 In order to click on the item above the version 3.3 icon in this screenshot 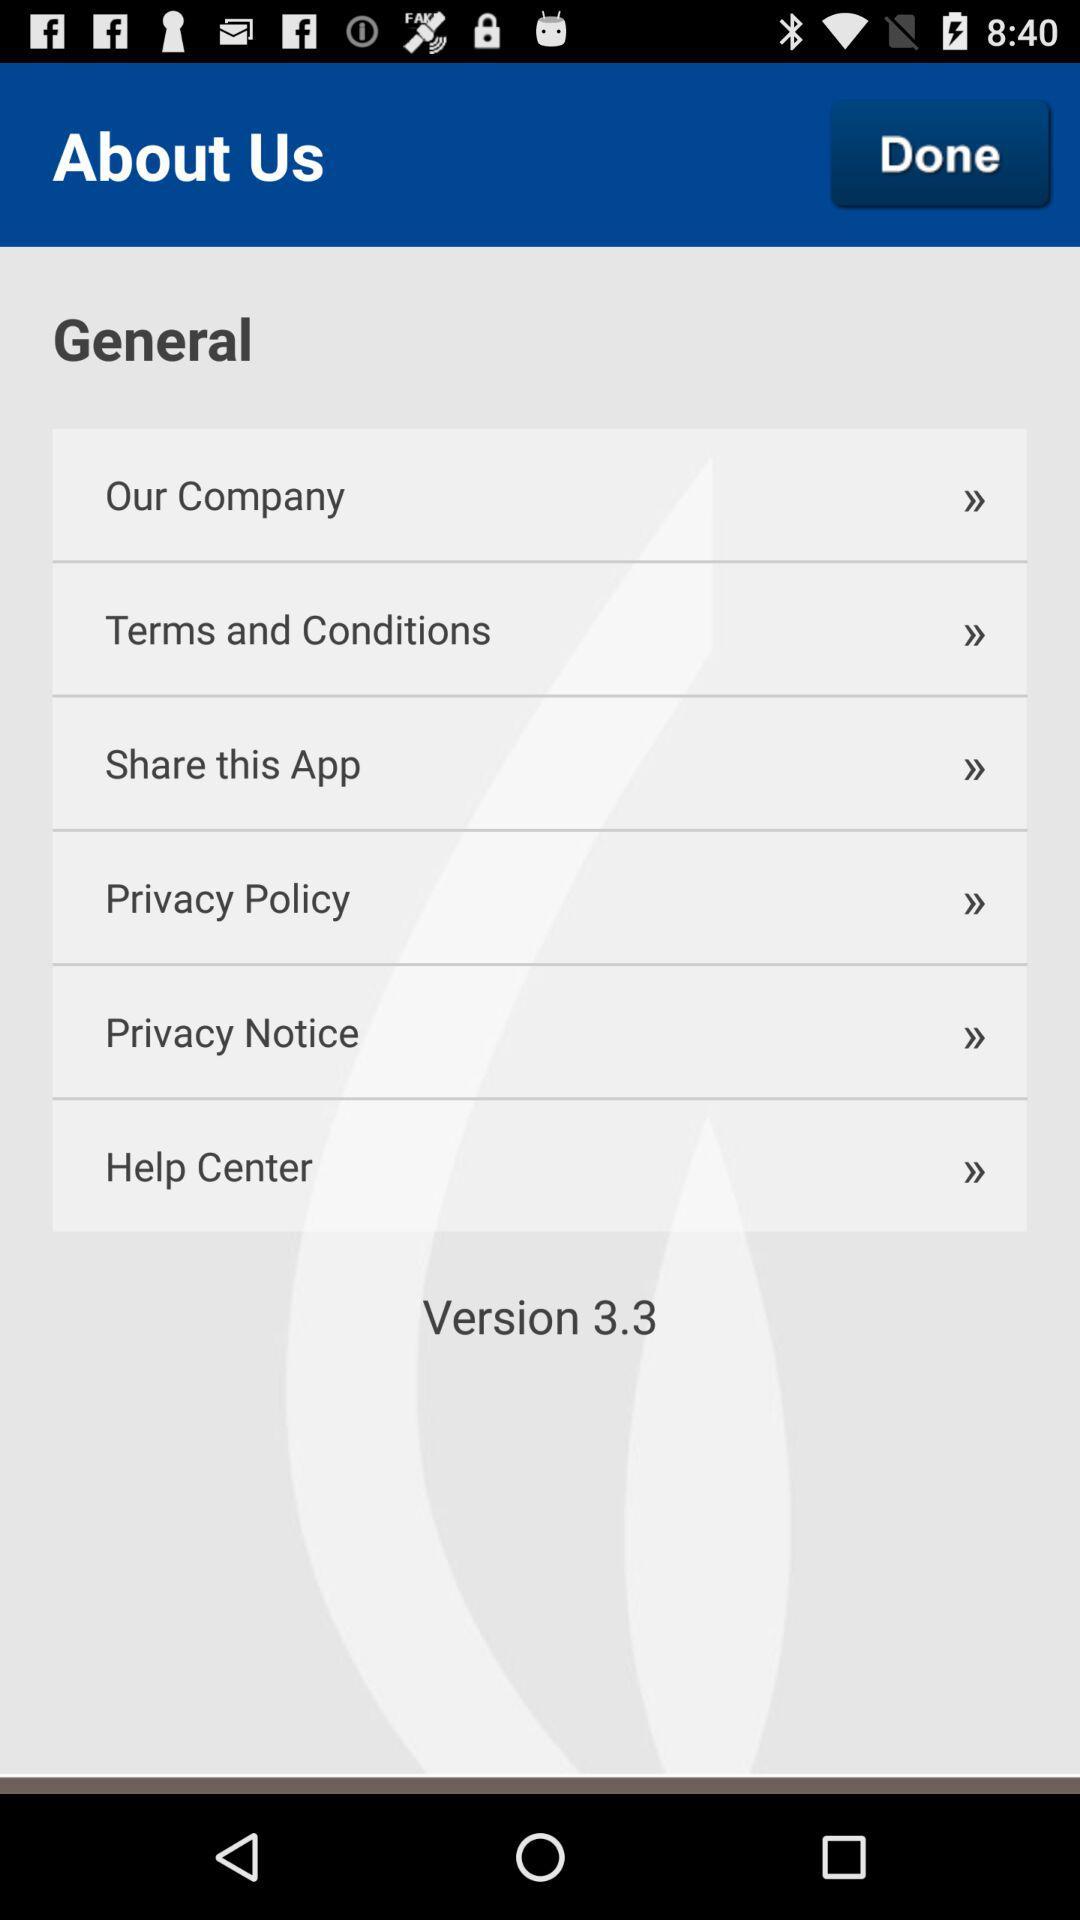, I will do `click(475, 1165)`.